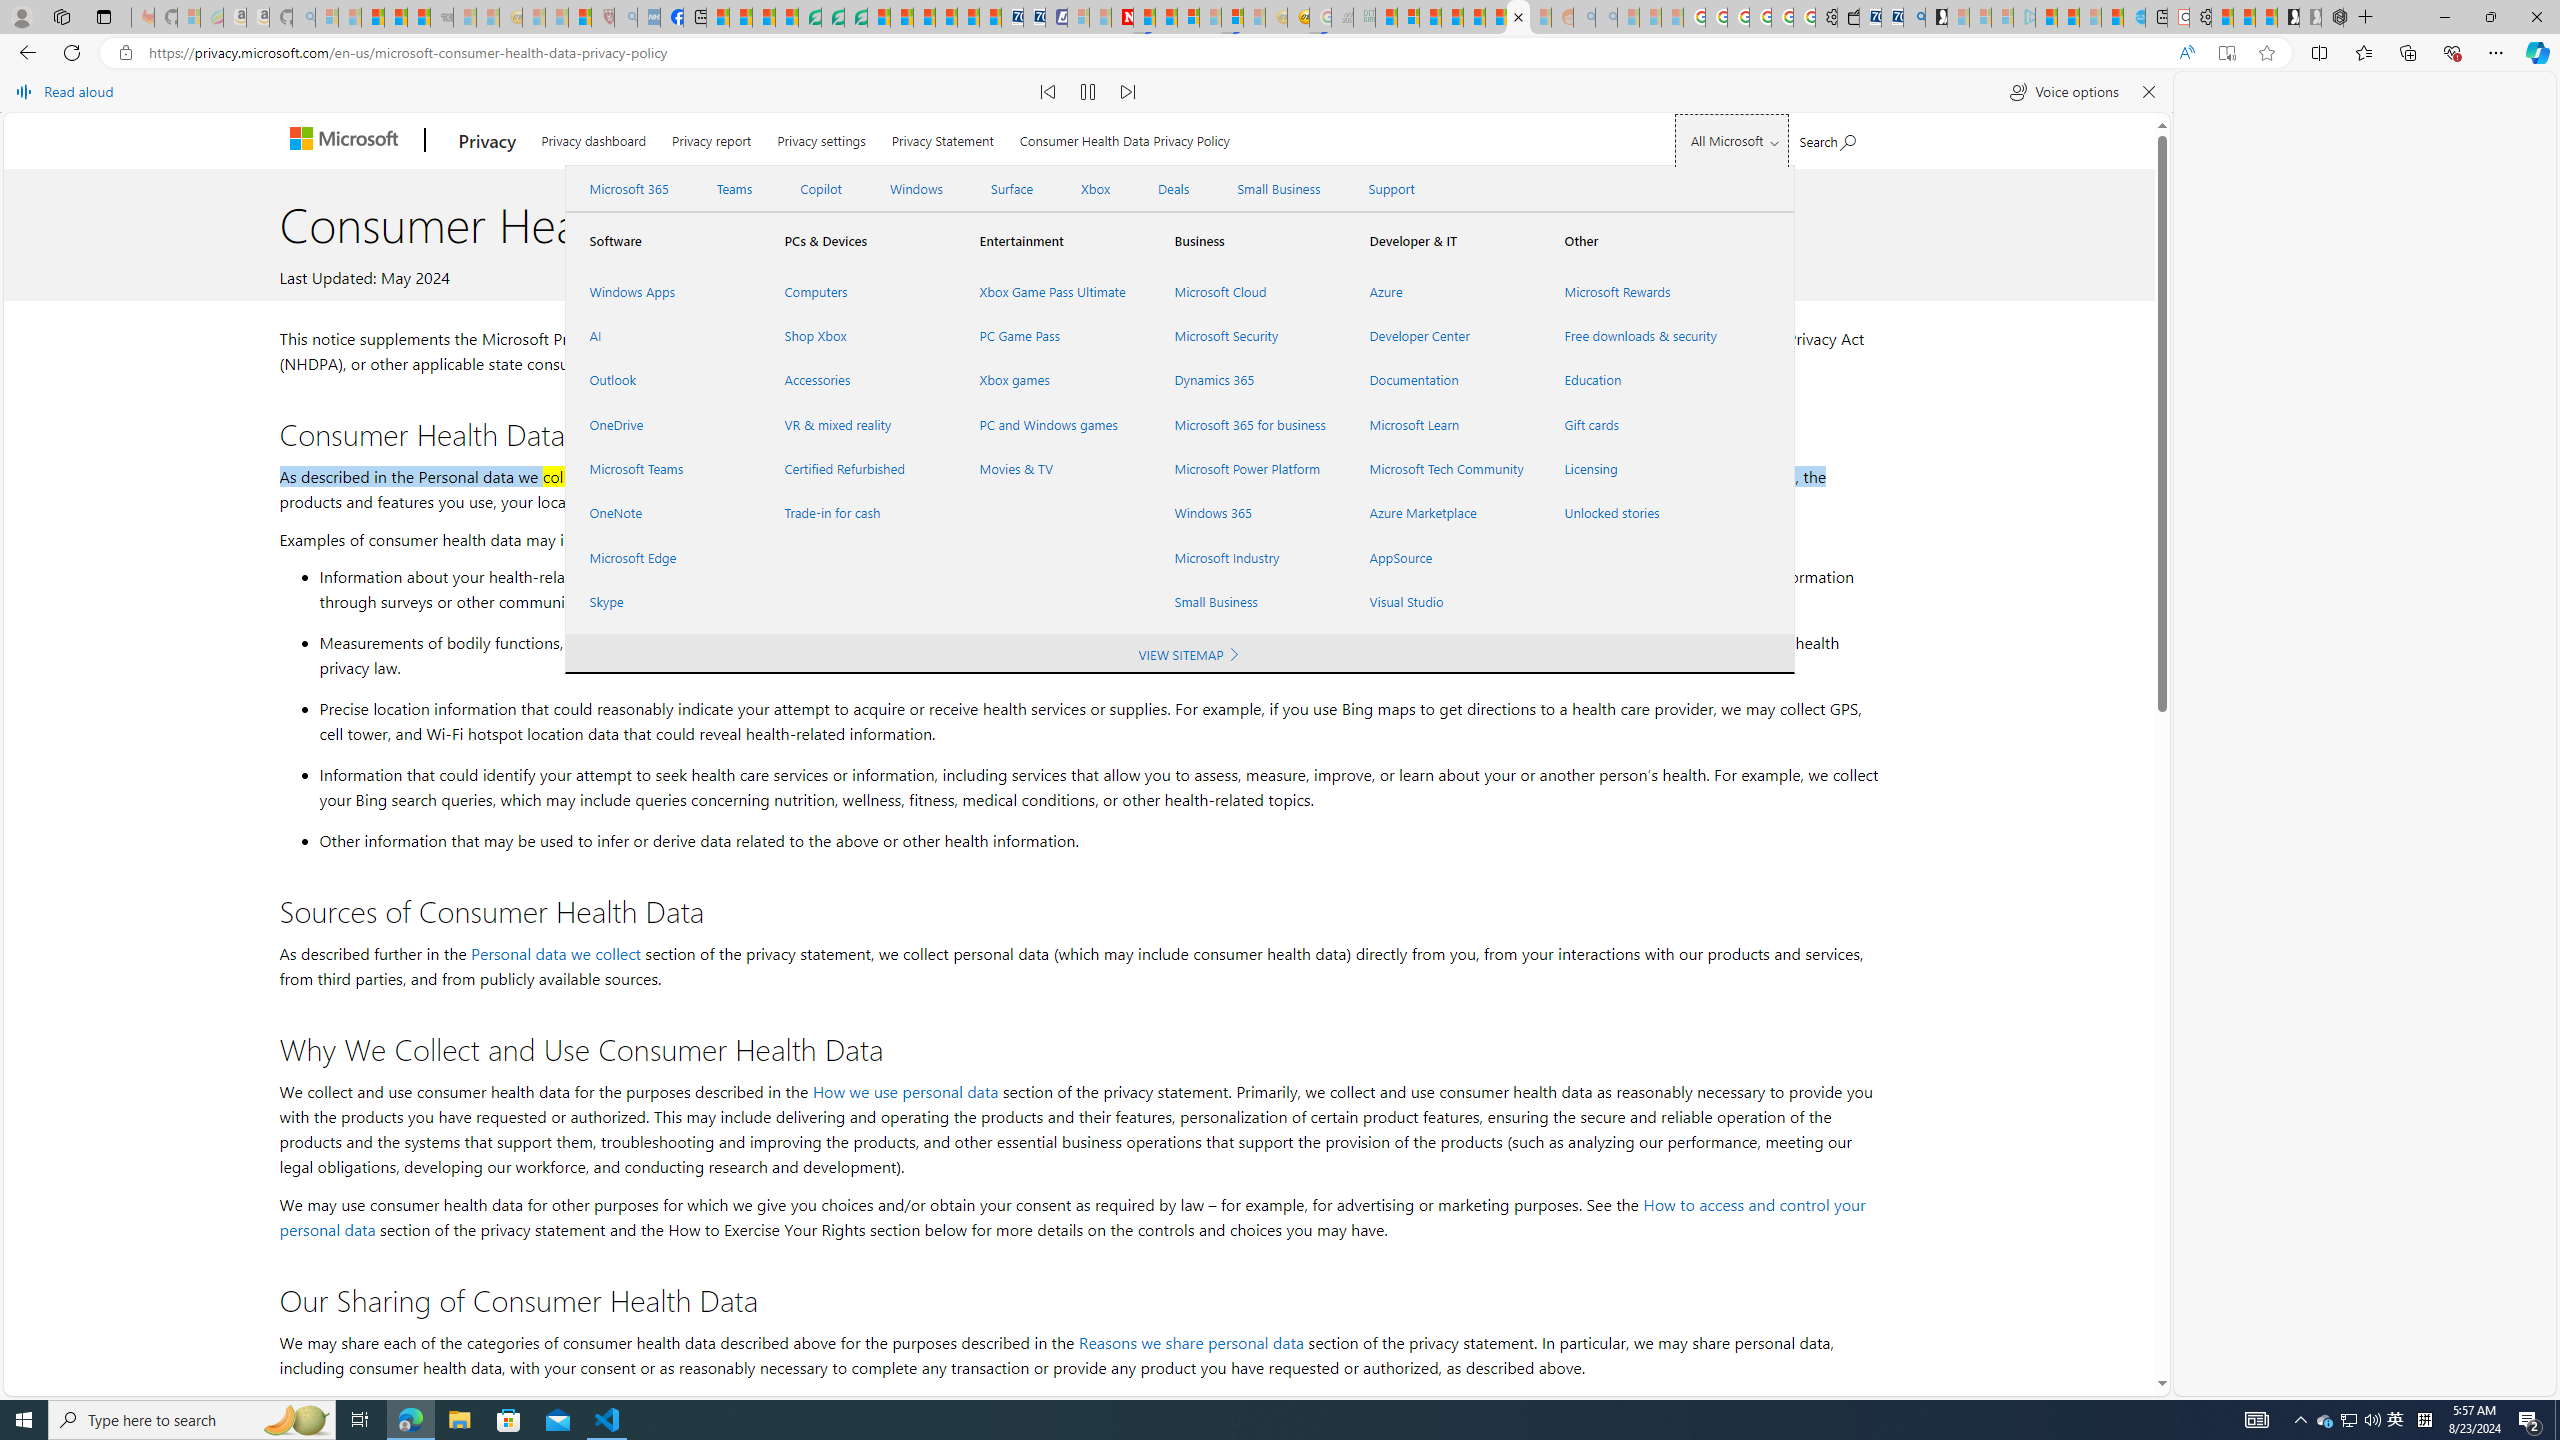 The width and height of the screenshot is (2560, 1440). What do you see at coordinates (763, 16) in the screenshot?
I see `'World - MSN'` at bounding box center [763, 16].